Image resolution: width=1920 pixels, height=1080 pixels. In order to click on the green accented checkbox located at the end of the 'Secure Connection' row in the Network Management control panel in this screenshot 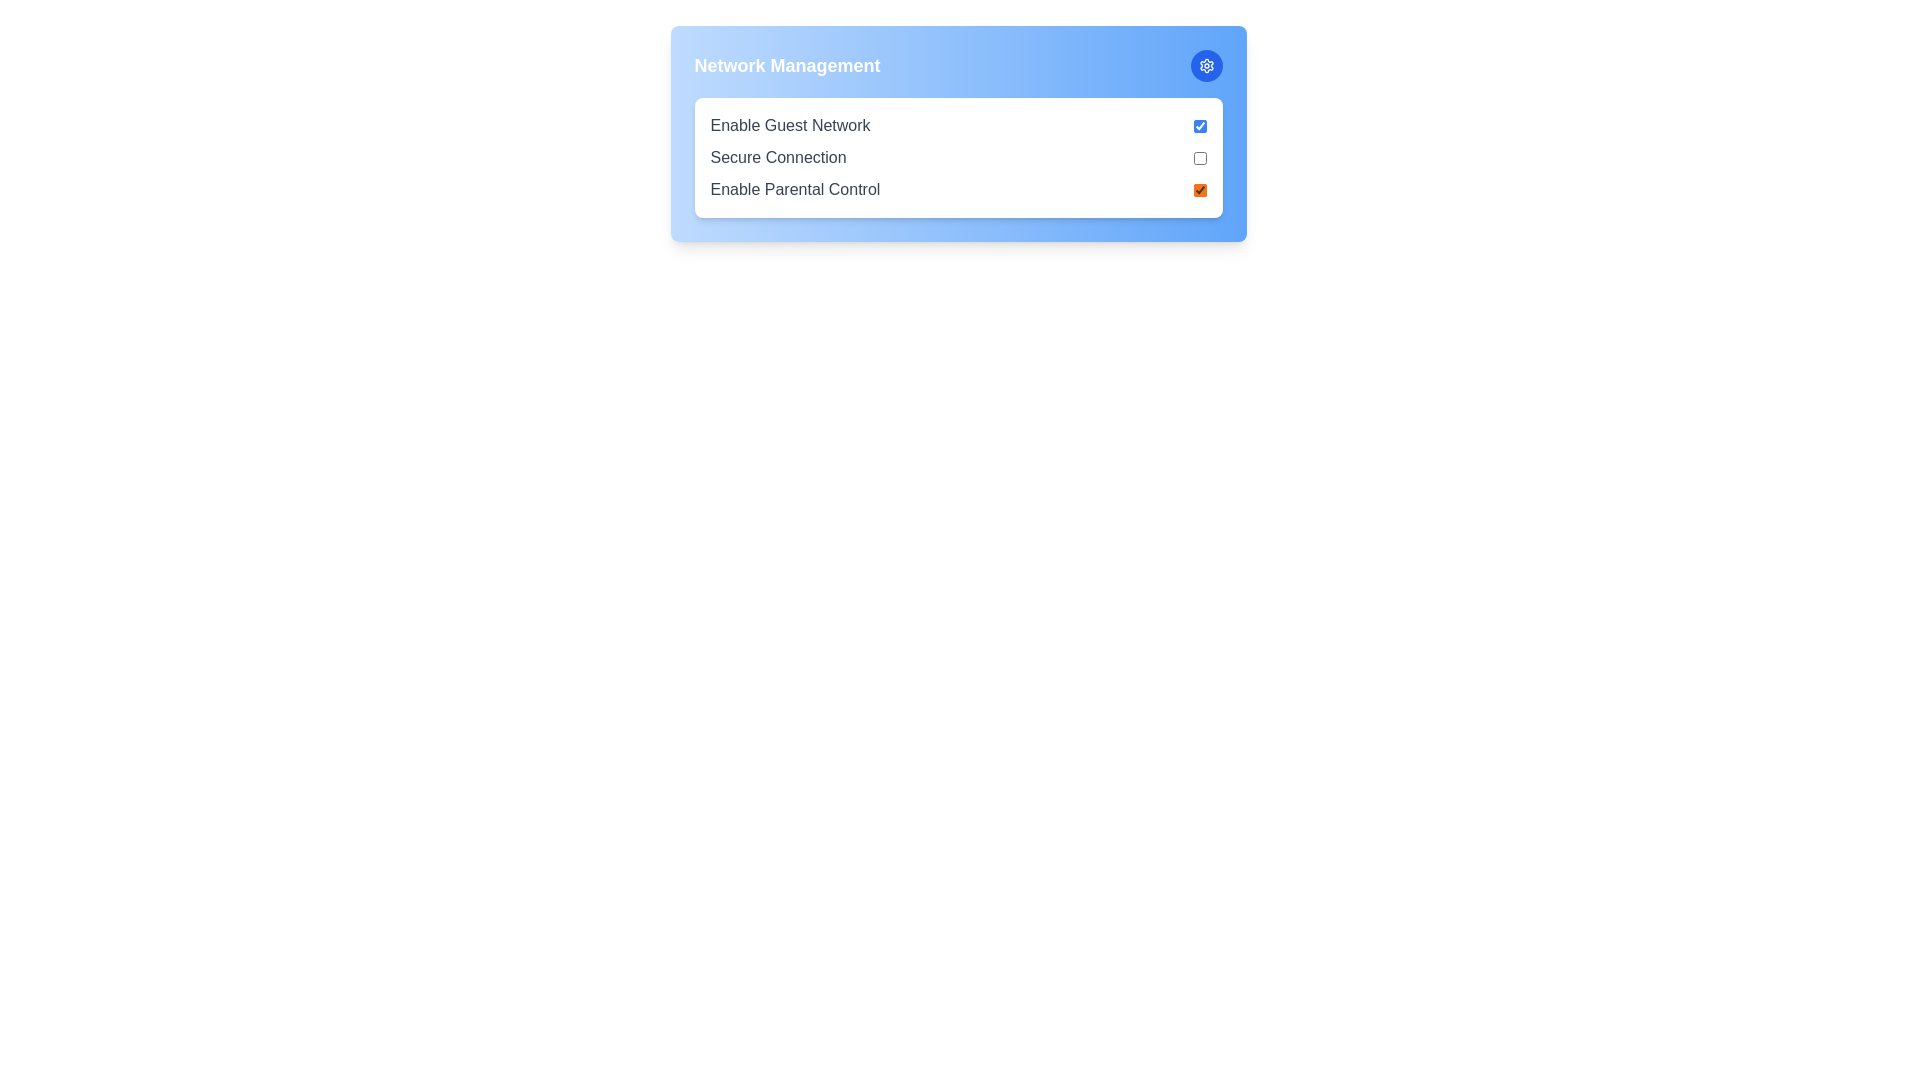, I will do `click(1200, 157)`.